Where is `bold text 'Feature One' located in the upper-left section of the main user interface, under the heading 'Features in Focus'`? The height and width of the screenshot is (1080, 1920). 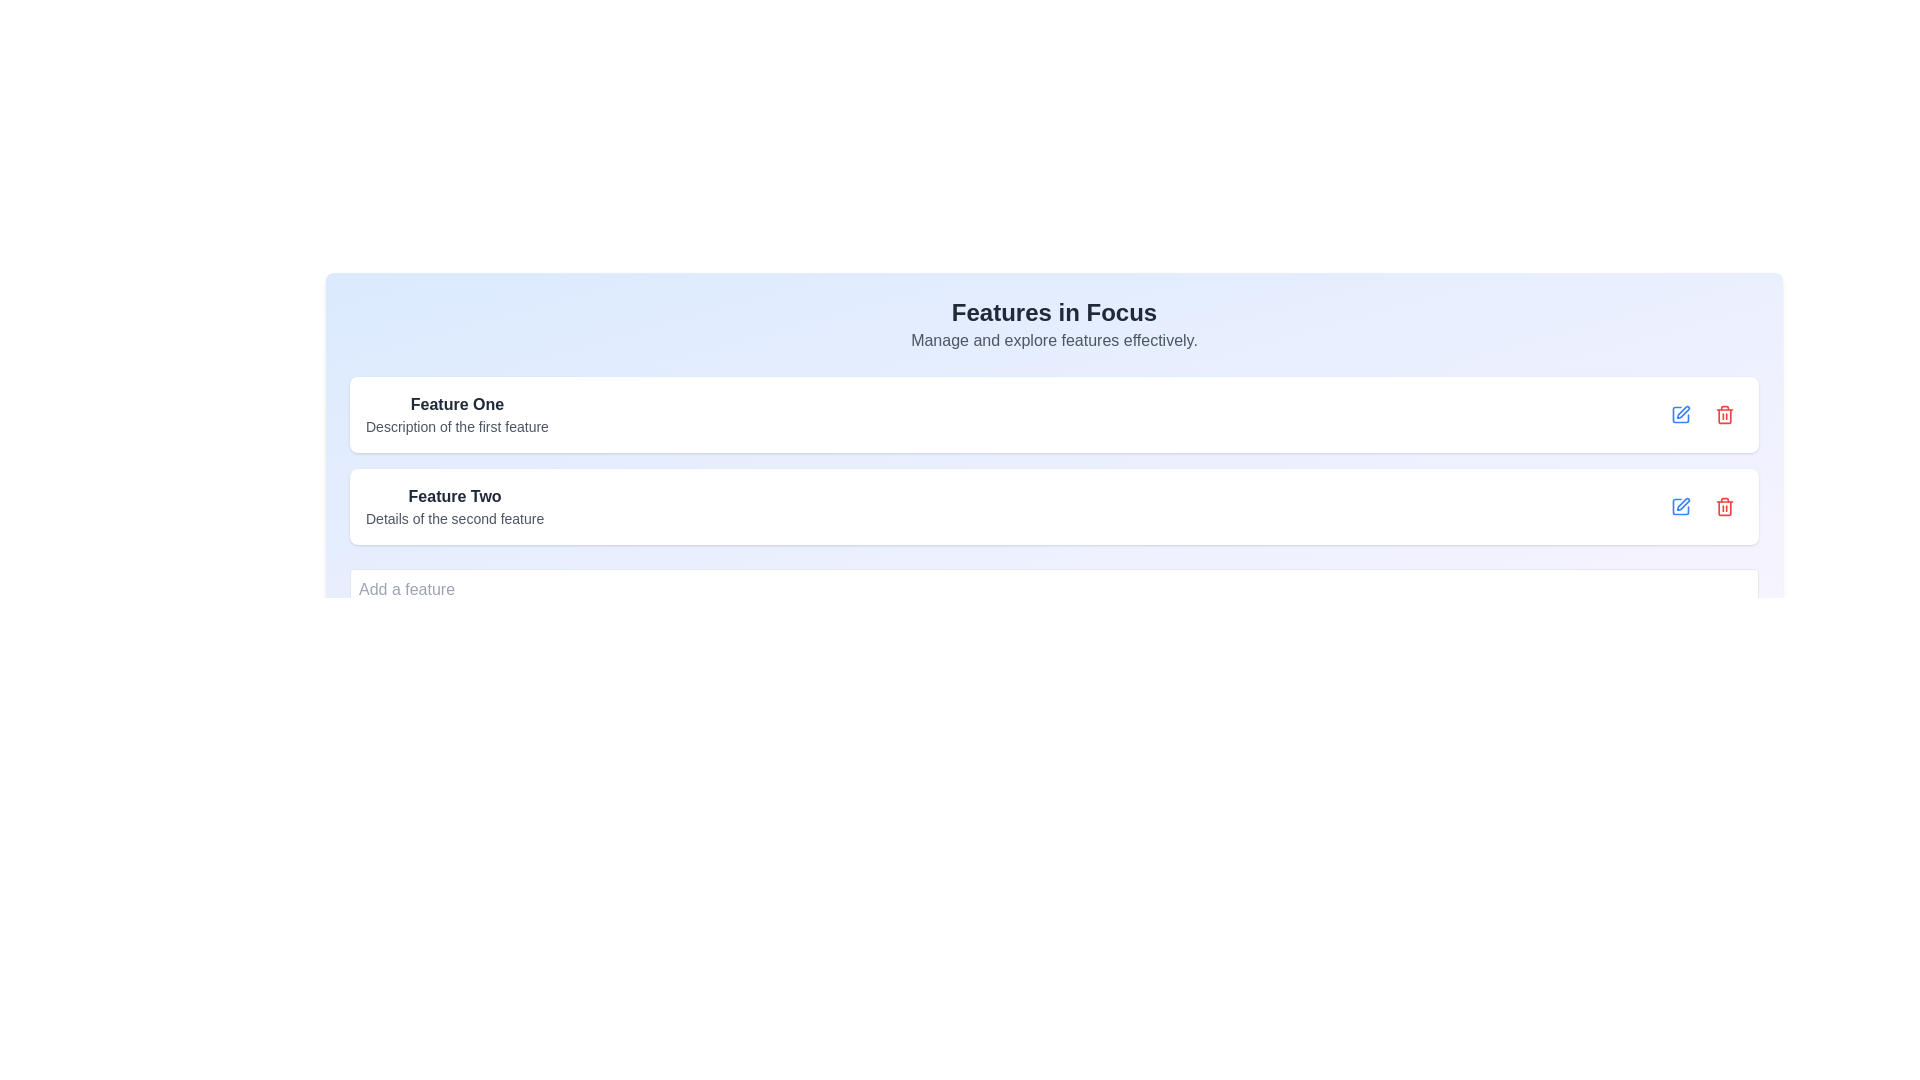 bold text 'Feature One' located in the upper-left section of the main user interface, under the heading 'Features in Focus' is located at coordinates (456, 405).